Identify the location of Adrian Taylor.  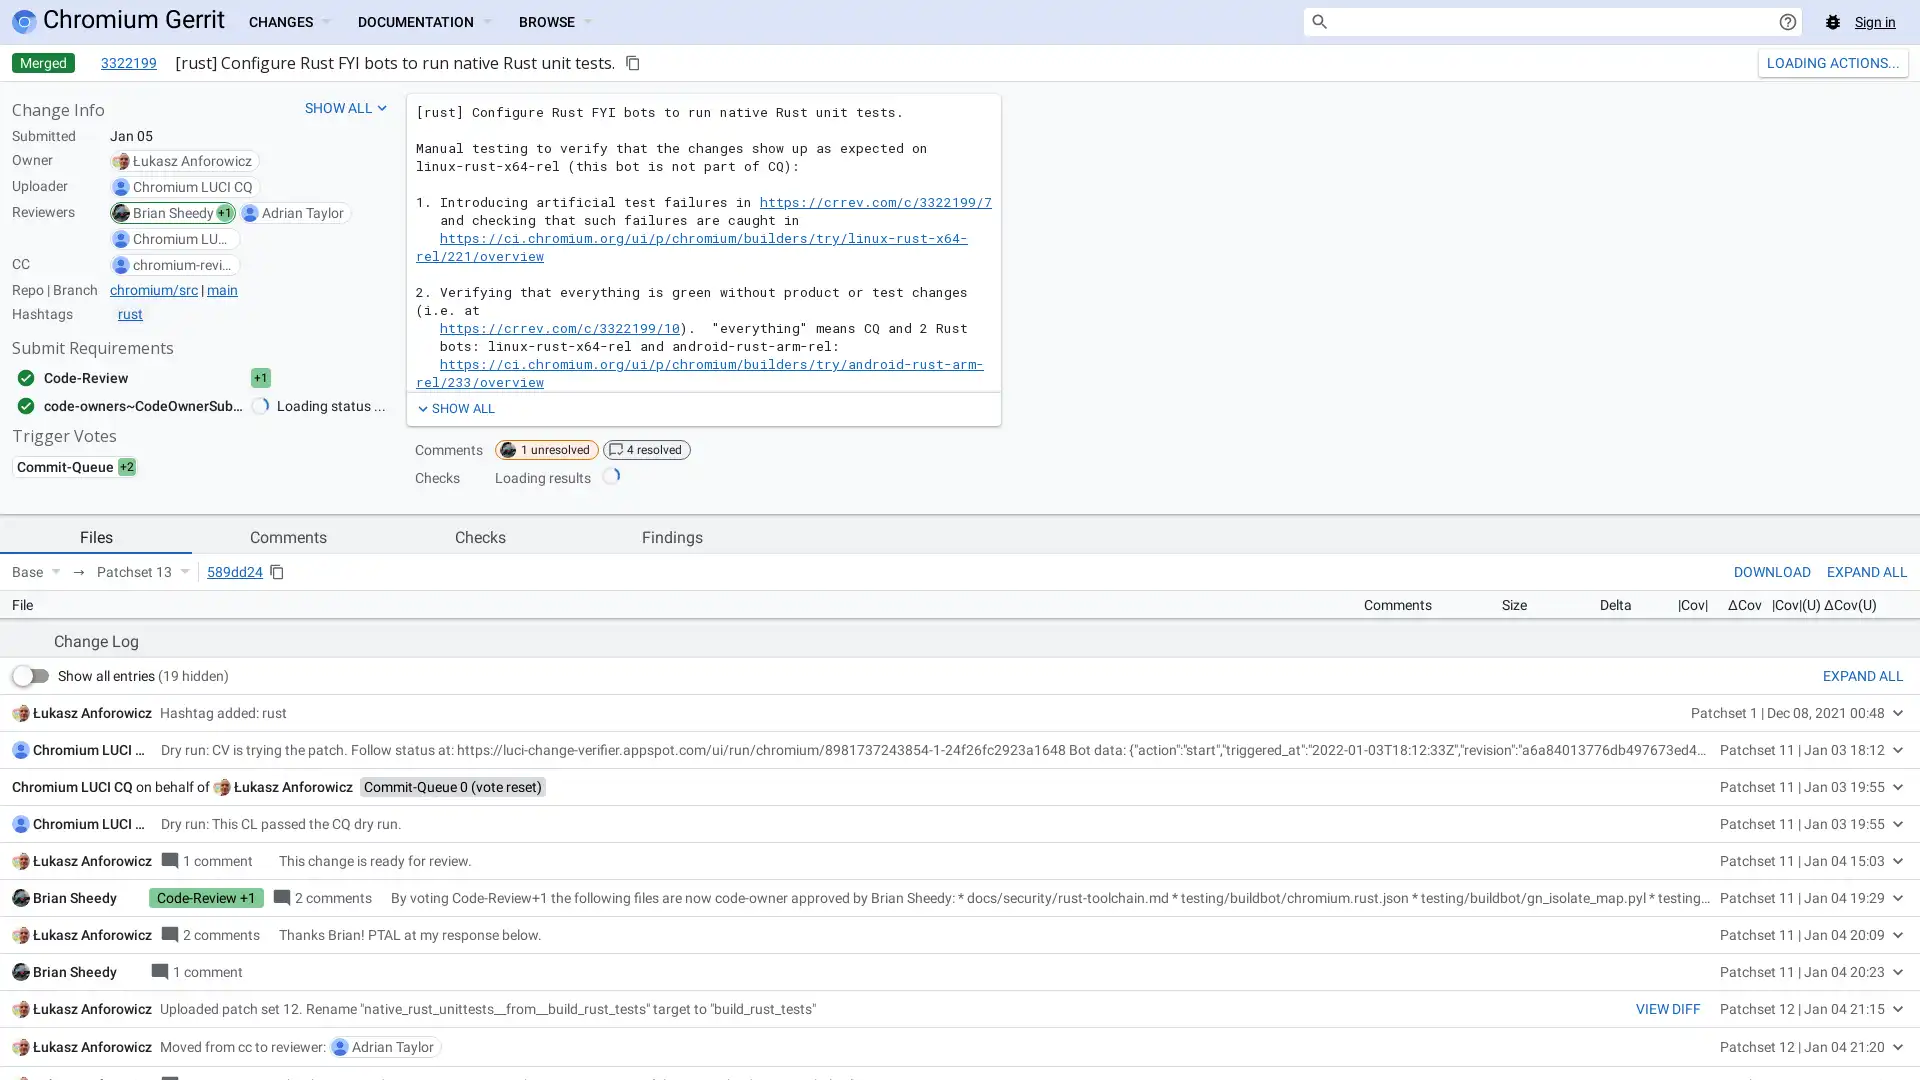
(301, 212).